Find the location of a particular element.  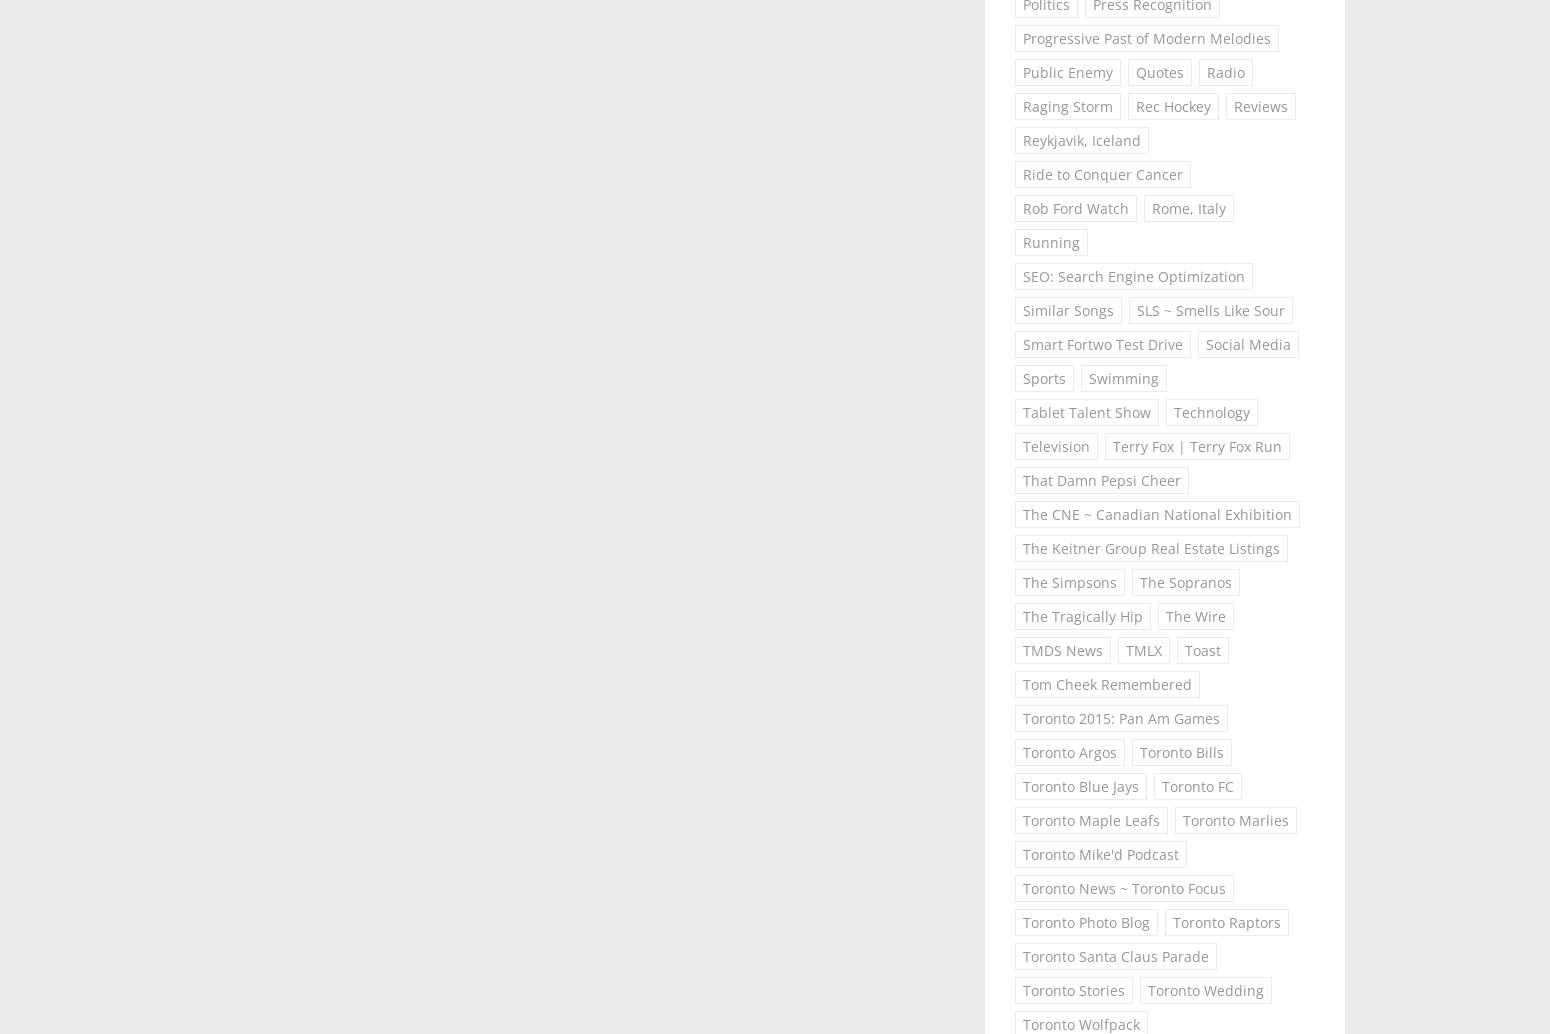

'Sports' is located at coordinates (1044, 377).